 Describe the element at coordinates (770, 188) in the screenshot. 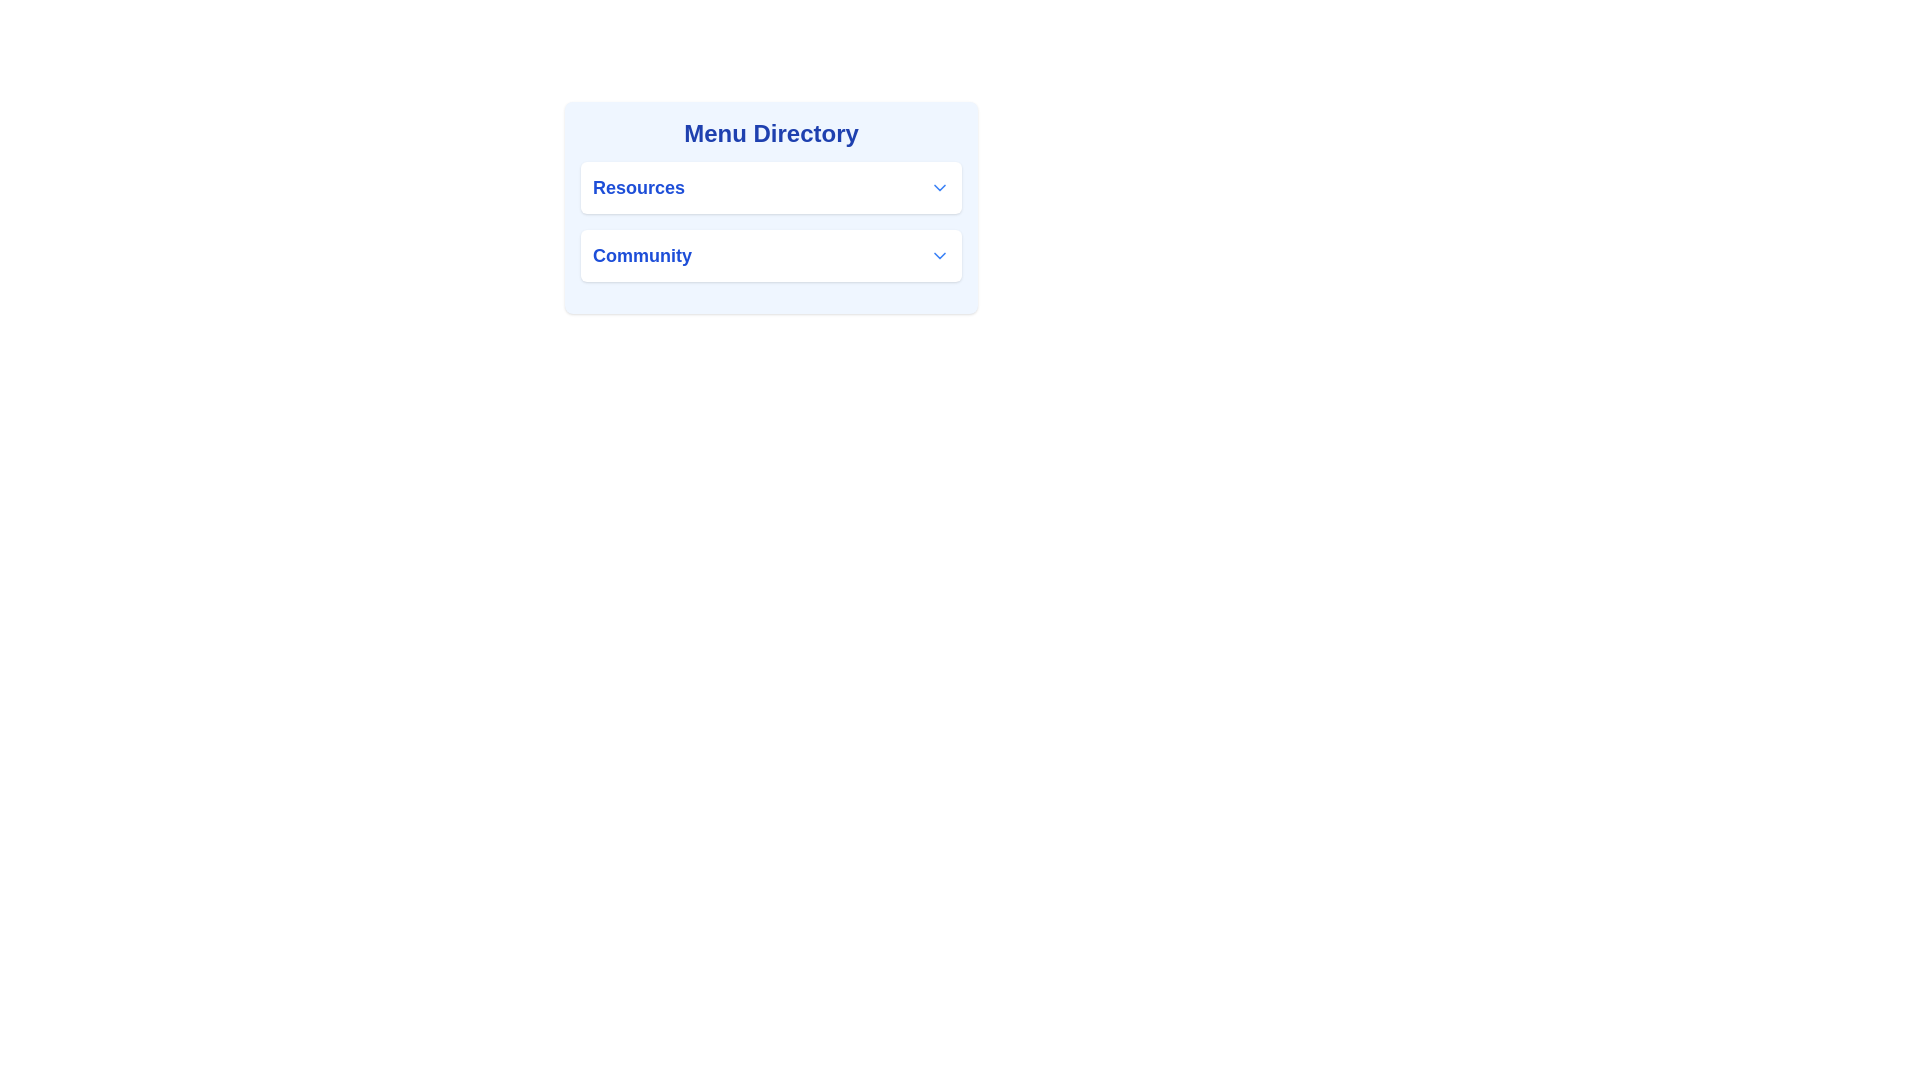

I see `the Resources menu item to trigger visual feedback` at that location.